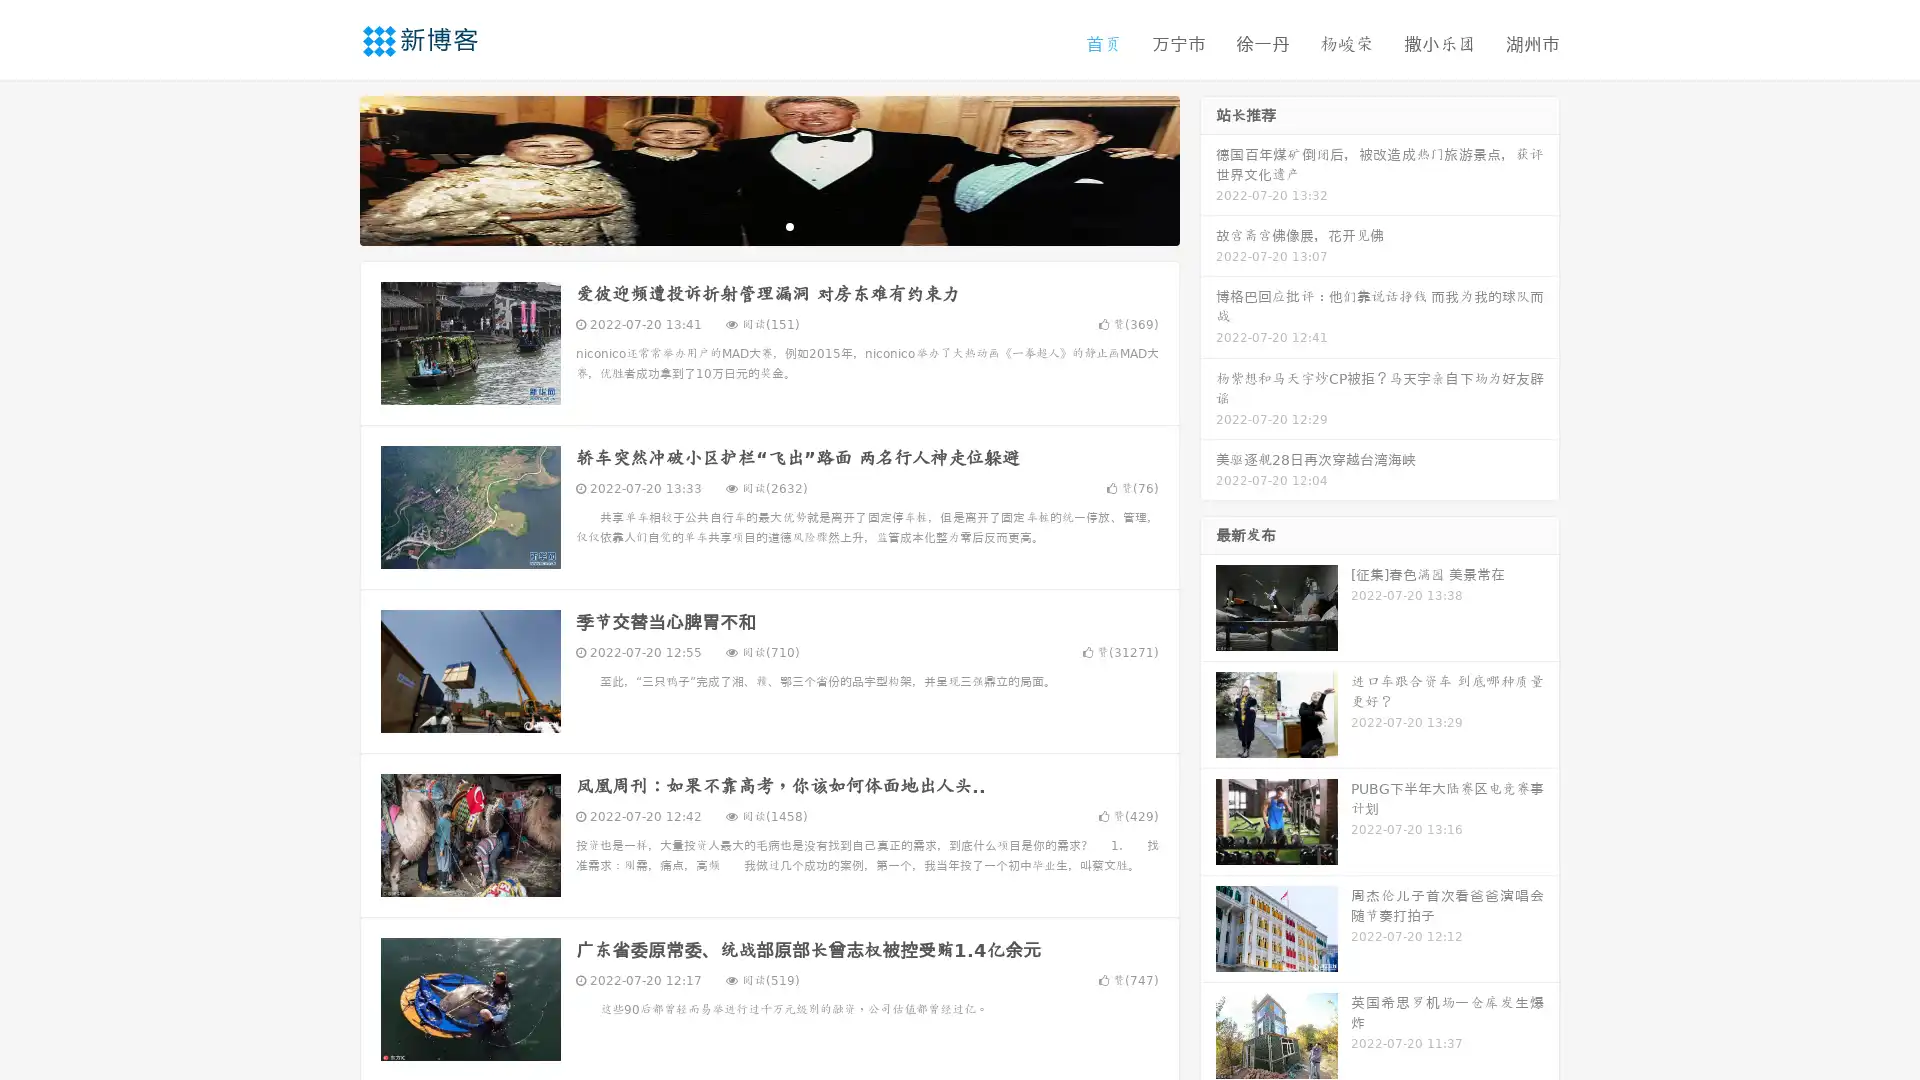  I want to click on Go to slide 3, so click(789, 225).